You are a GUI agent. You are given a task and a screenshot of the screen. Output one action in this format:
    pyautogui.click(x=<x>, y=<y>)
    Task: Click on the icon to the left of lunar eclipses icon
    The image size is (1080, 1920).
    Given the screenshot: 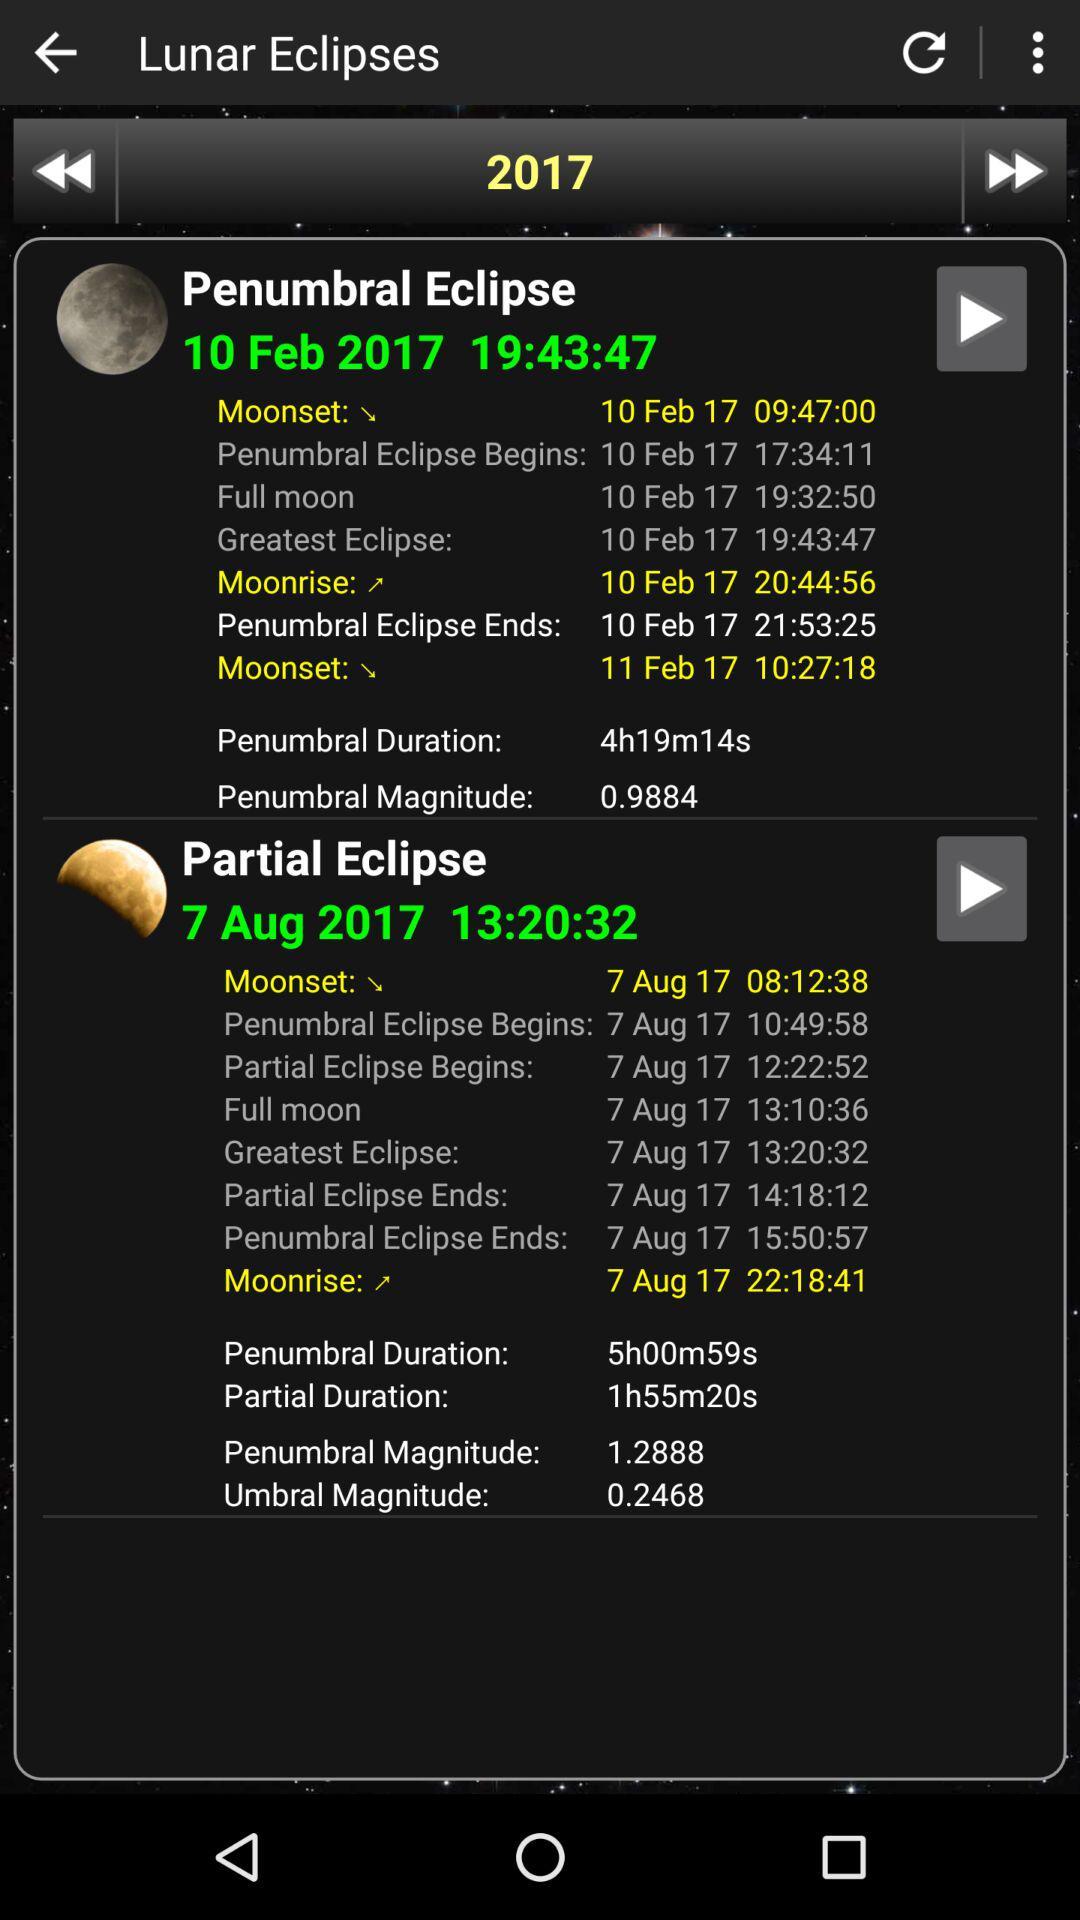 What is the action you would take?
    pyautogui.click(x=54, y=52)
    